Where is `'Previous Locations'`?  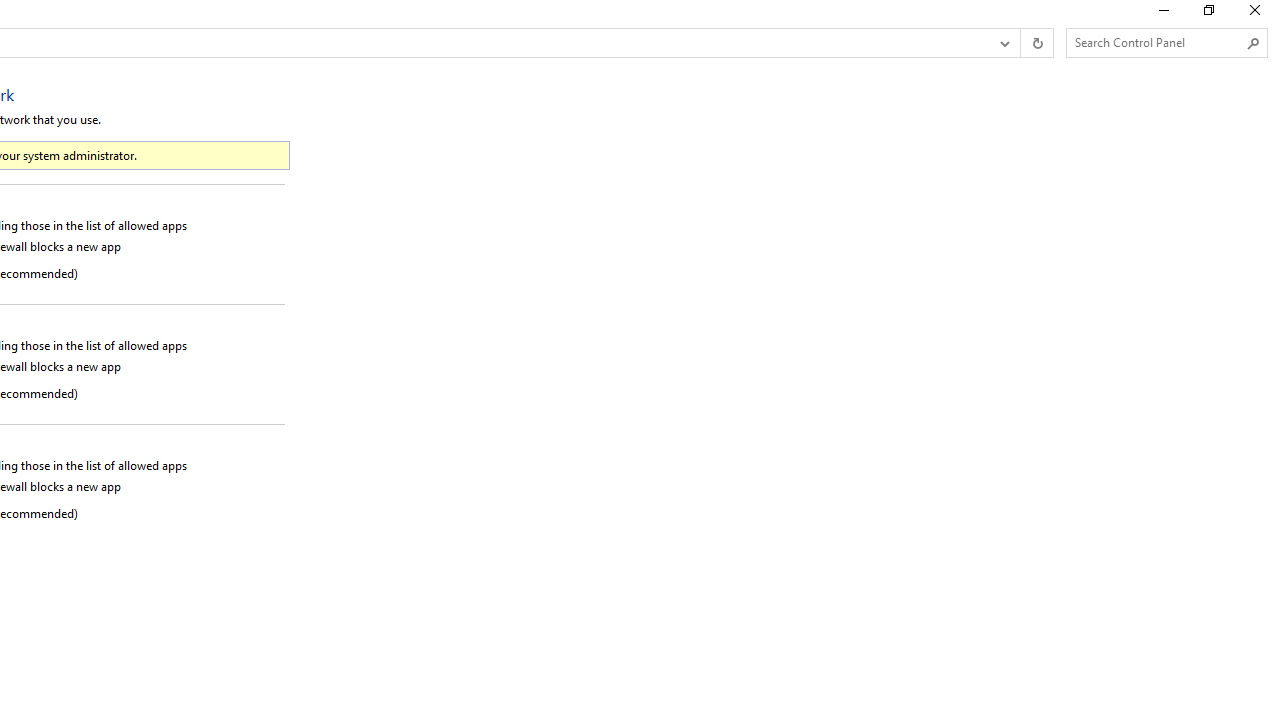
'Previous Locations' is located at coordinates (1003, 43).